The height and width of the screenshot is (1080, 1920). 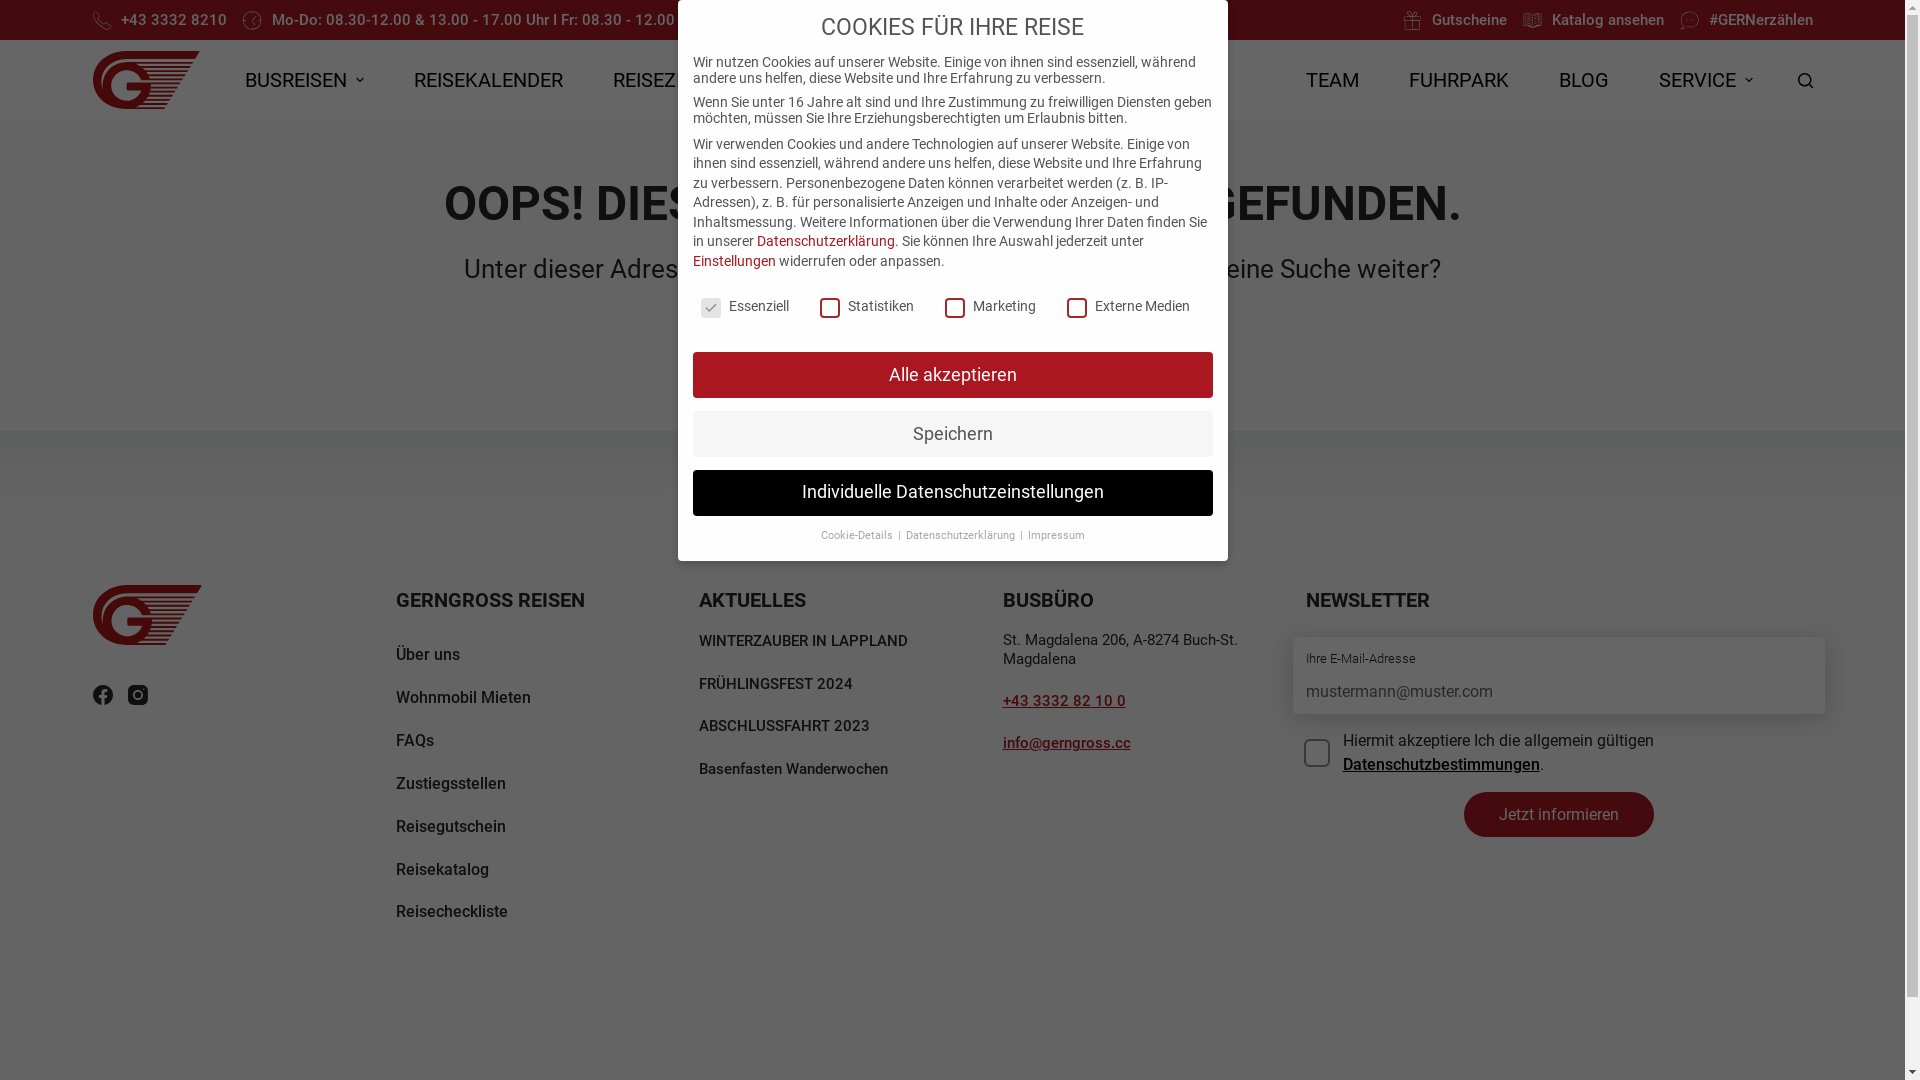 I want to click on 'ABSCHLUSSFAHRT 2023', so click(x=825, y=726).